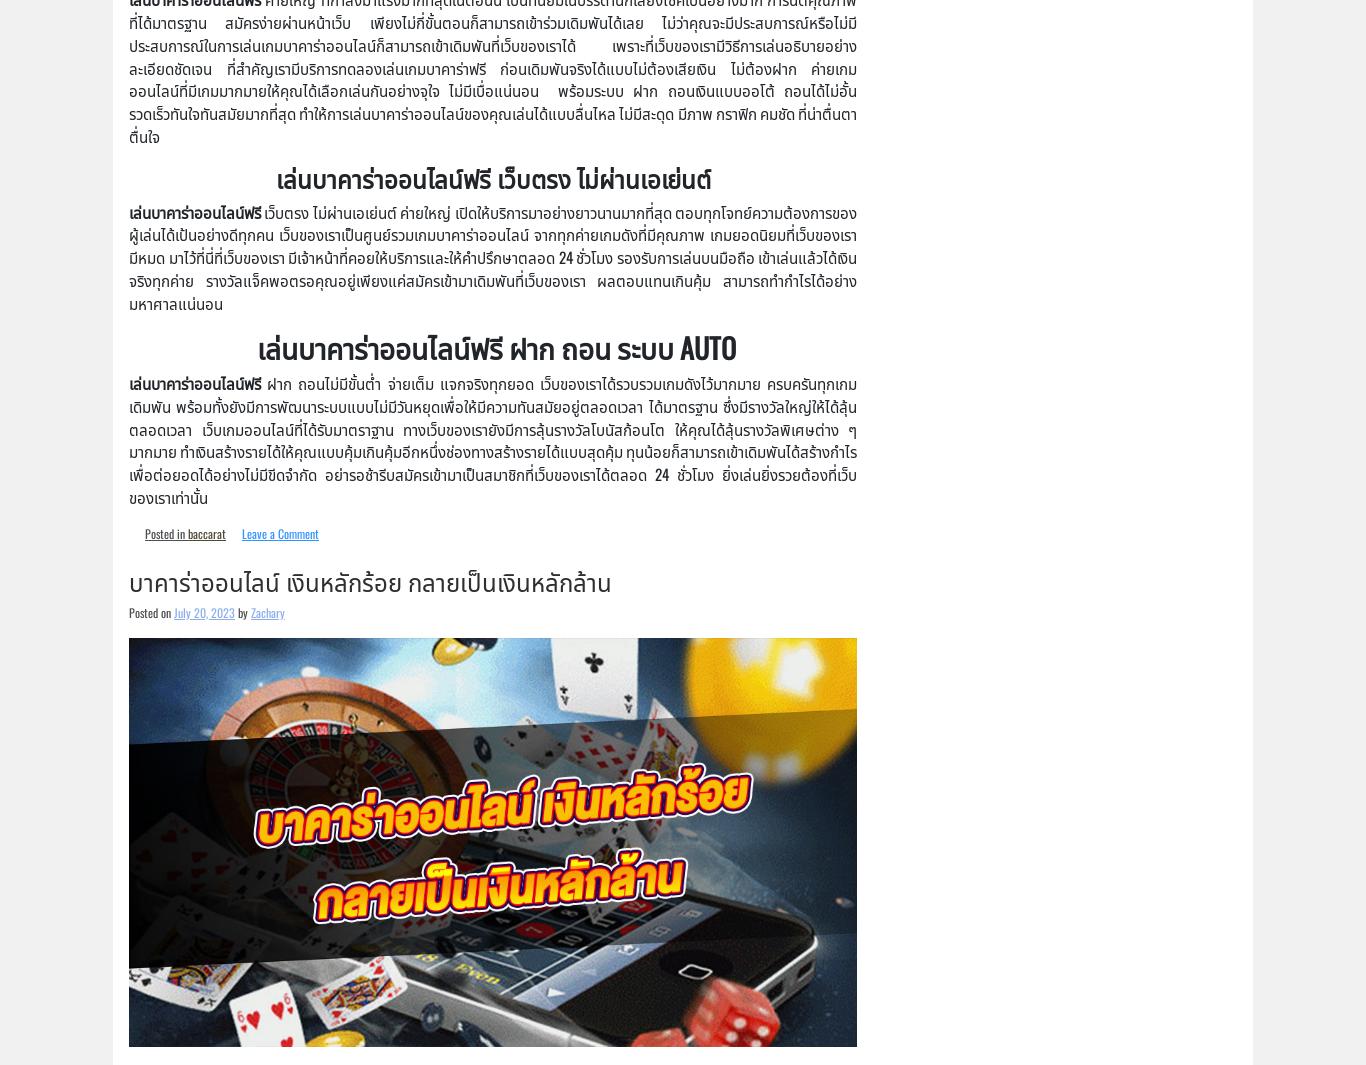 The width and height of the screenshot is (1366, 1065). I want to click on 'Leave a Comment', so click(280, 531).